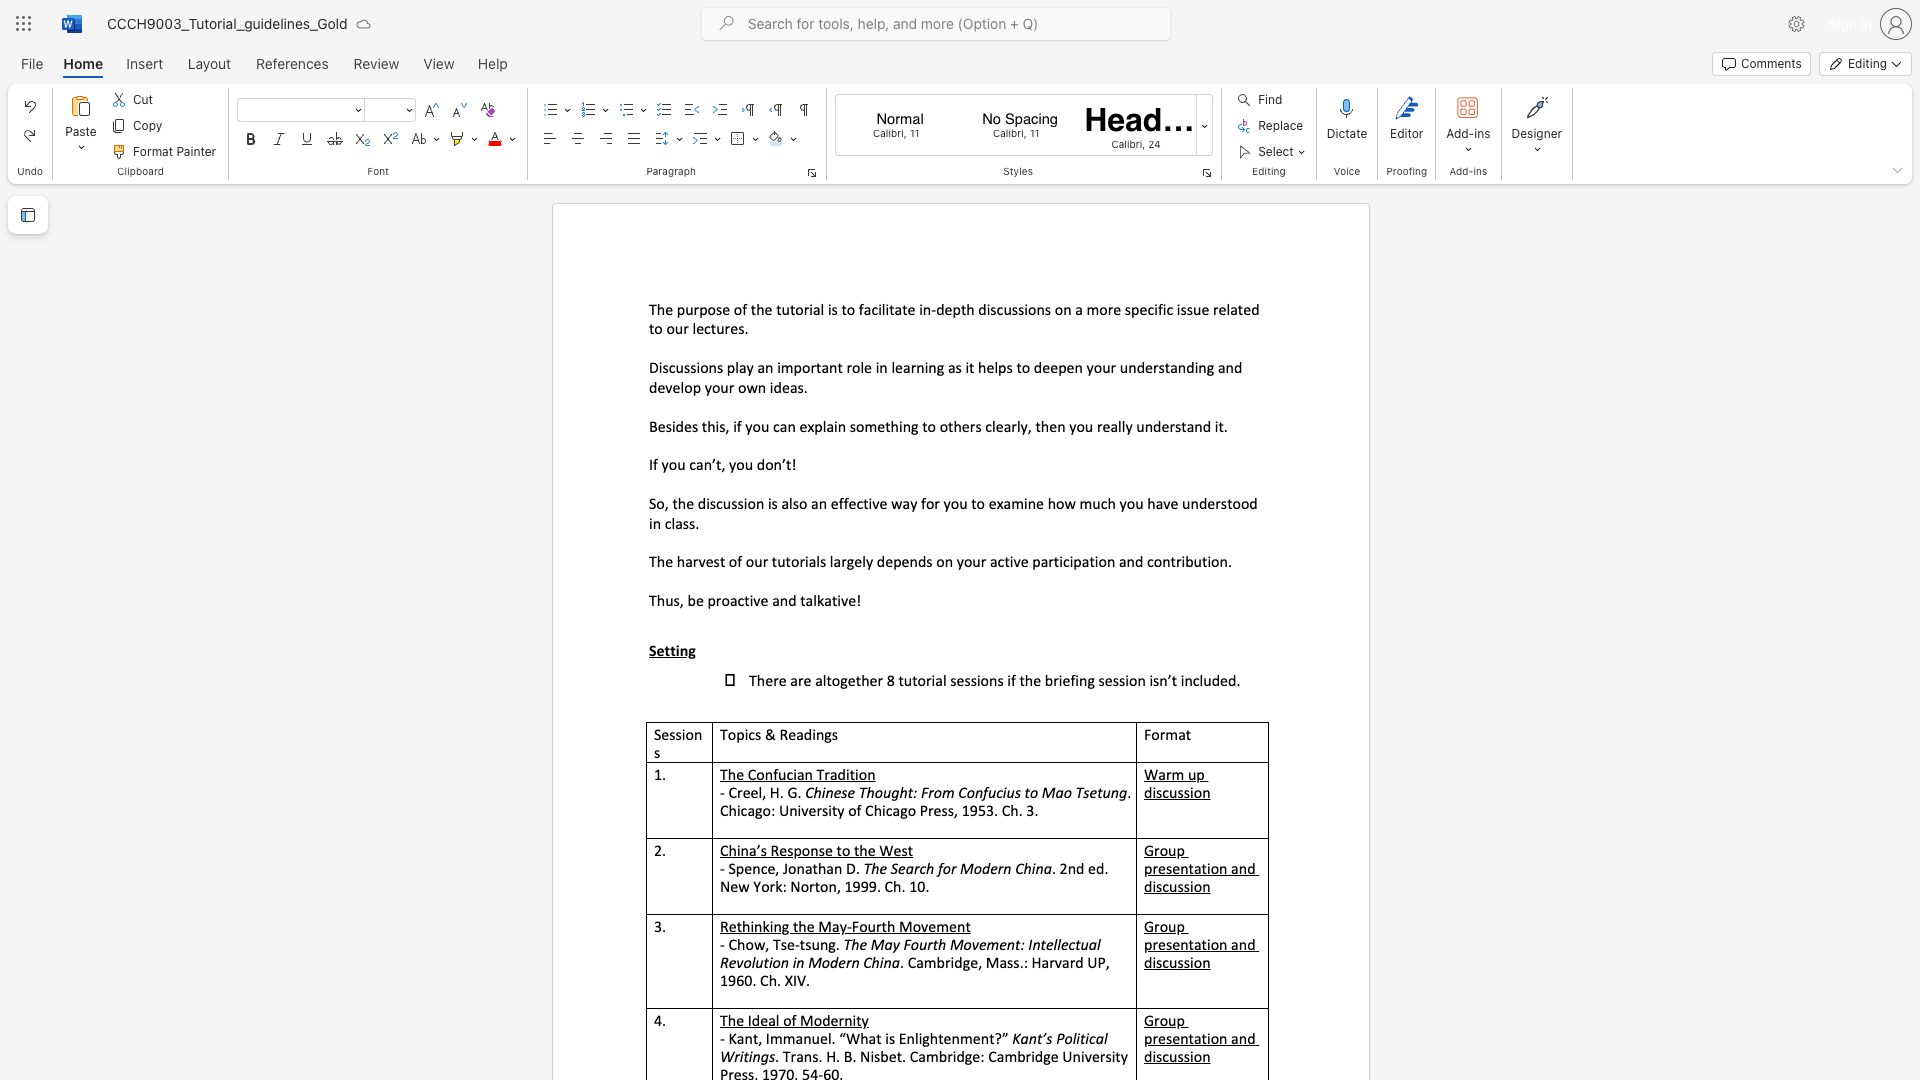  What do you see at coordinates (657, 387) in the screenshot?
I see `the subset text "evel" within the text "Discussions play an important role in learning as it helps to deepen your understanding and develop your own ideas."` at bounding box center [657, 387].